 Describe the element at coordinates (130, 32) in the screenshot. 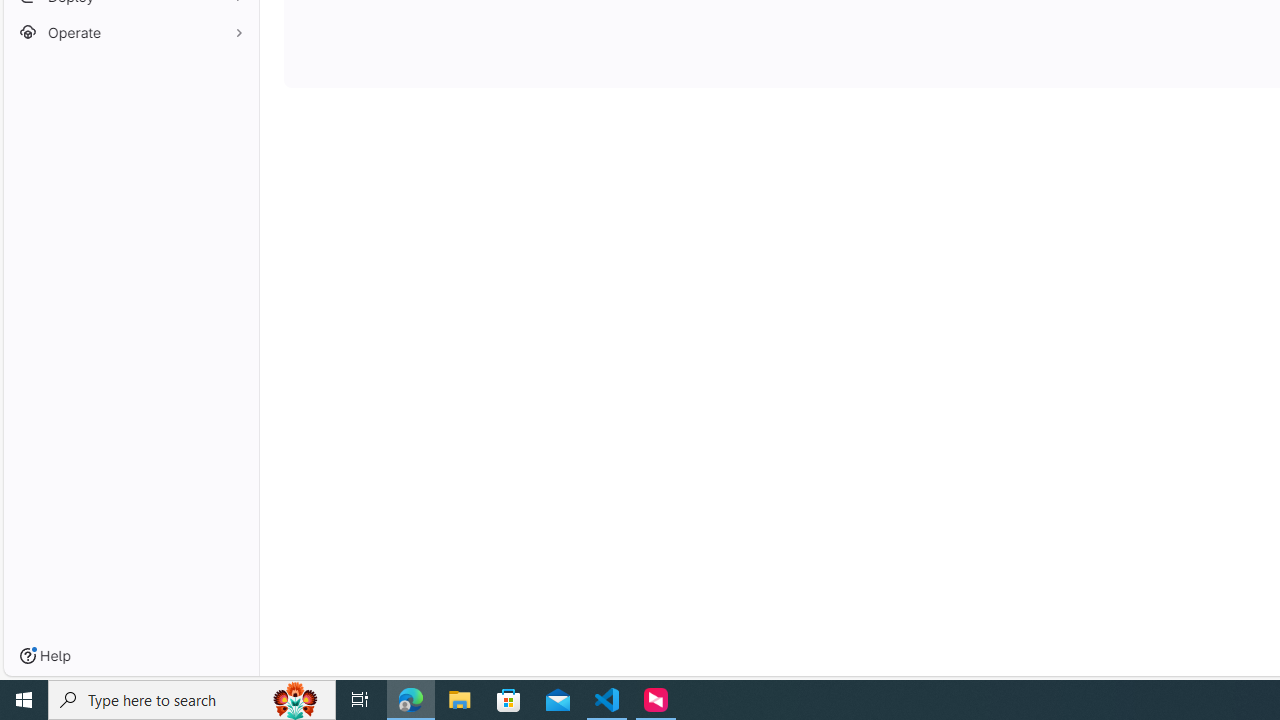

I see `'Operate'` at that location.